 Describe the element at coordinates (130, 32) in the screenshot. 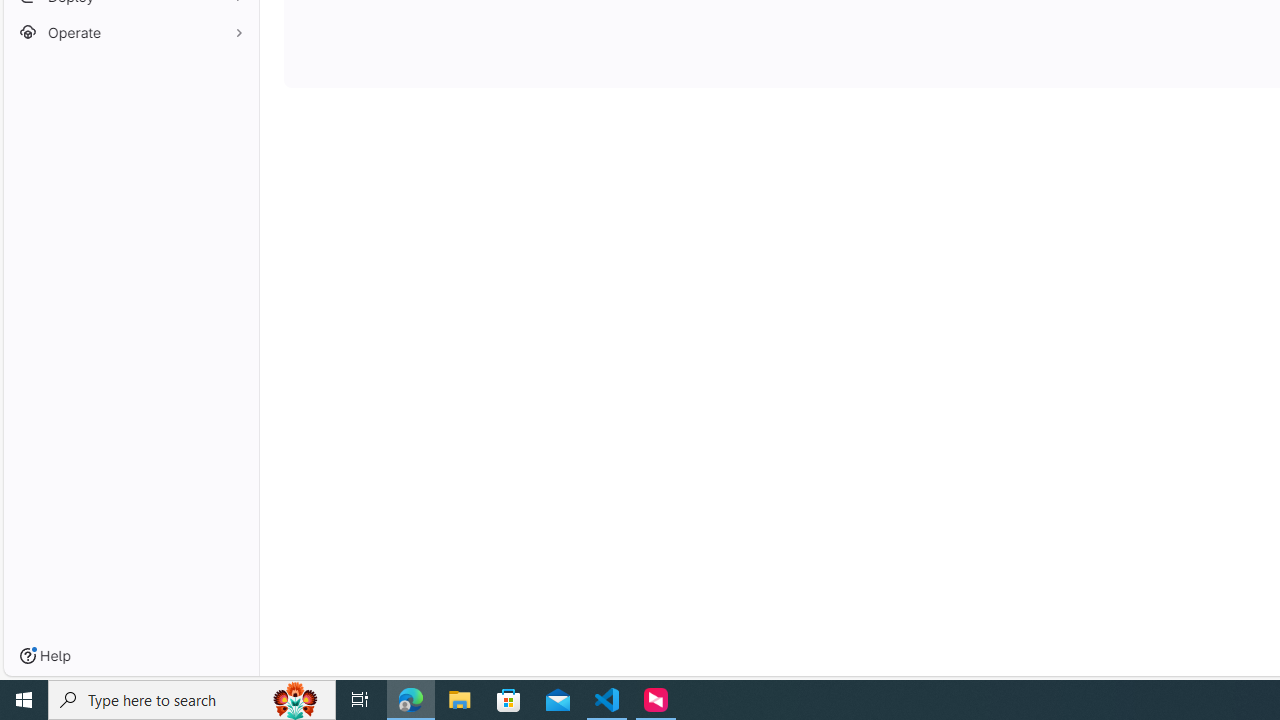

I see `'Operate'` at that location.